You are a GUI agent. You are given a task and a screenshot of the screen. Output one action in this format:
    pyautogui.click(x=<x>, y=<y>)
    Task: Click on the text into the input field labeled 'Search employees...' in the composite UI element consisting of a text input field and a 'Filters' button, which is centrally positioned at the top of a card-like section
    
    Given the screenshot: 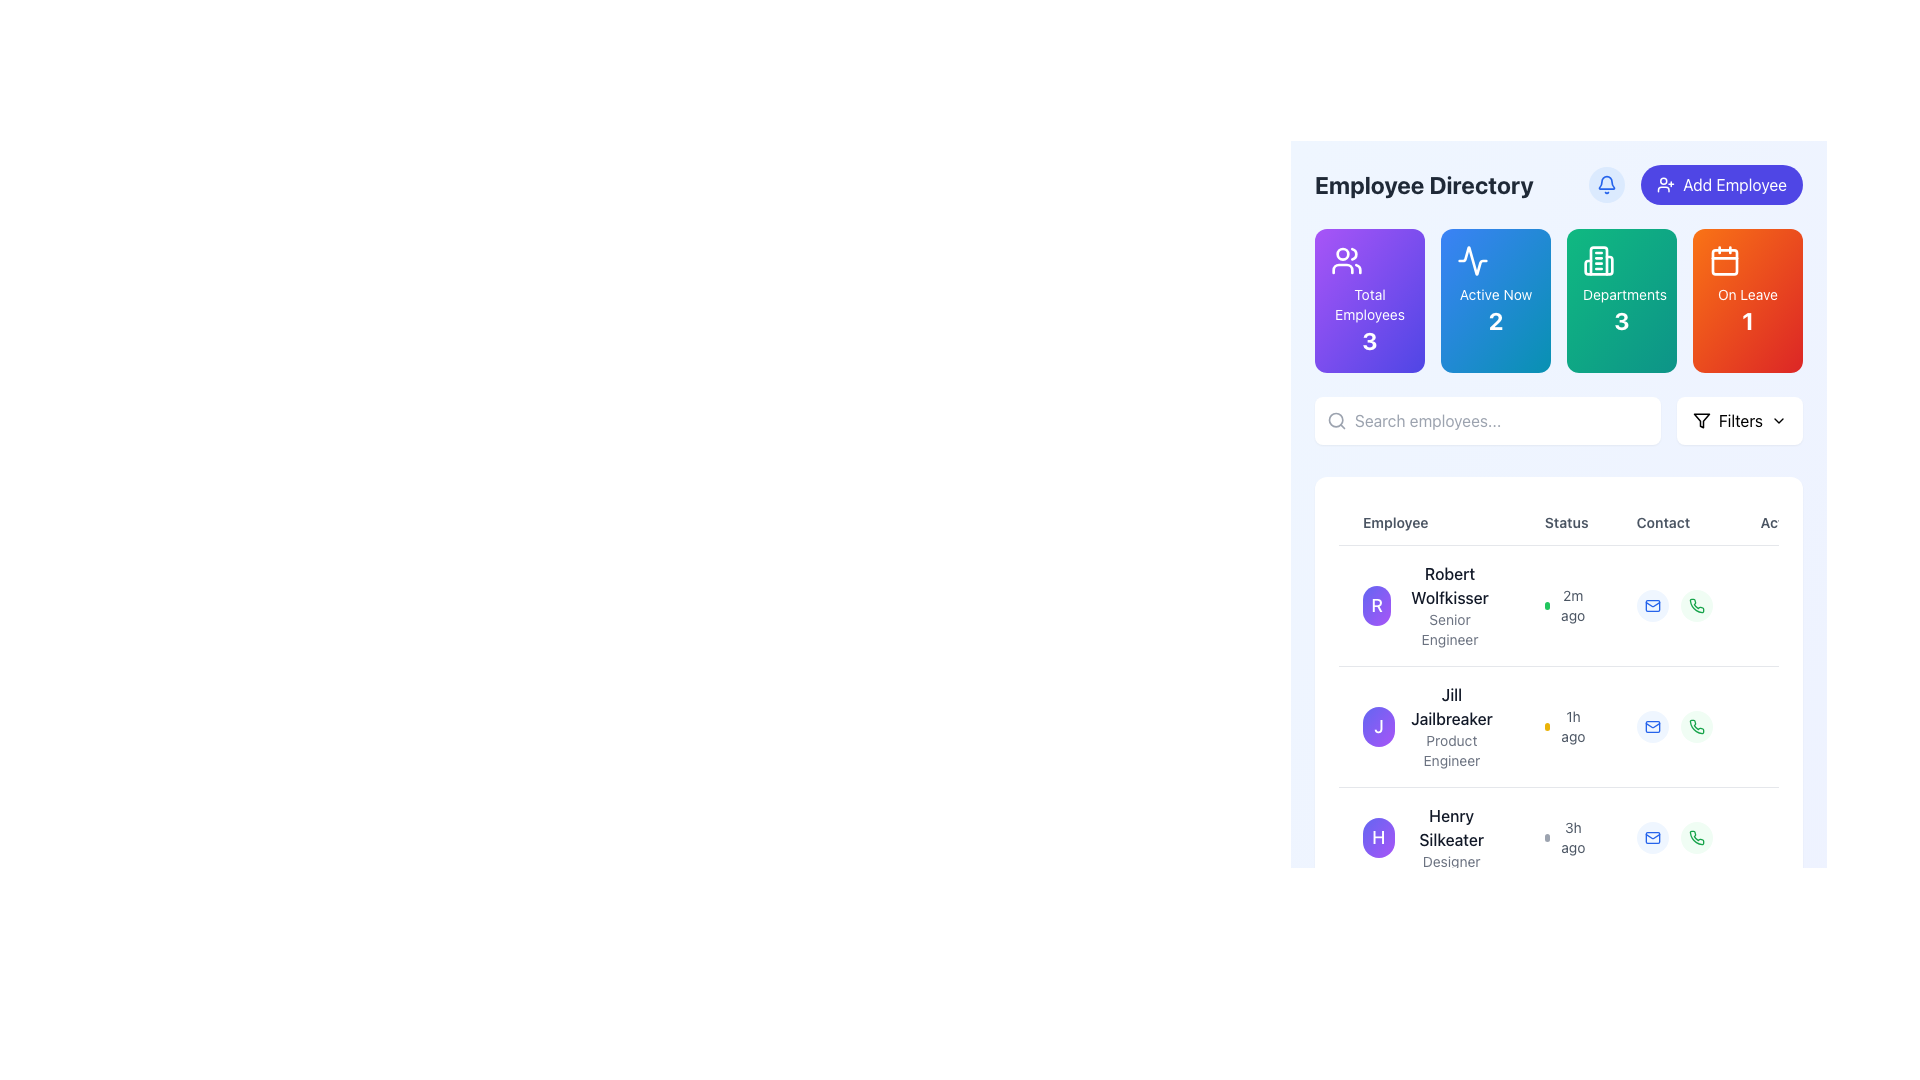 What is the action you would take?
    pyautogui.click(x=1558, y=419)
    